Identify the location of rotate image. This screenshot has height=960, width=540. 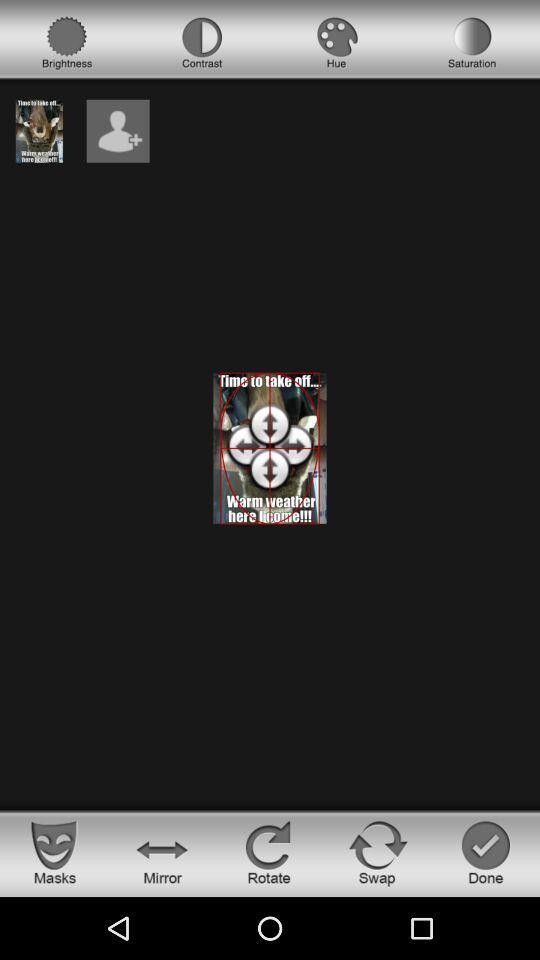
(270, 851).